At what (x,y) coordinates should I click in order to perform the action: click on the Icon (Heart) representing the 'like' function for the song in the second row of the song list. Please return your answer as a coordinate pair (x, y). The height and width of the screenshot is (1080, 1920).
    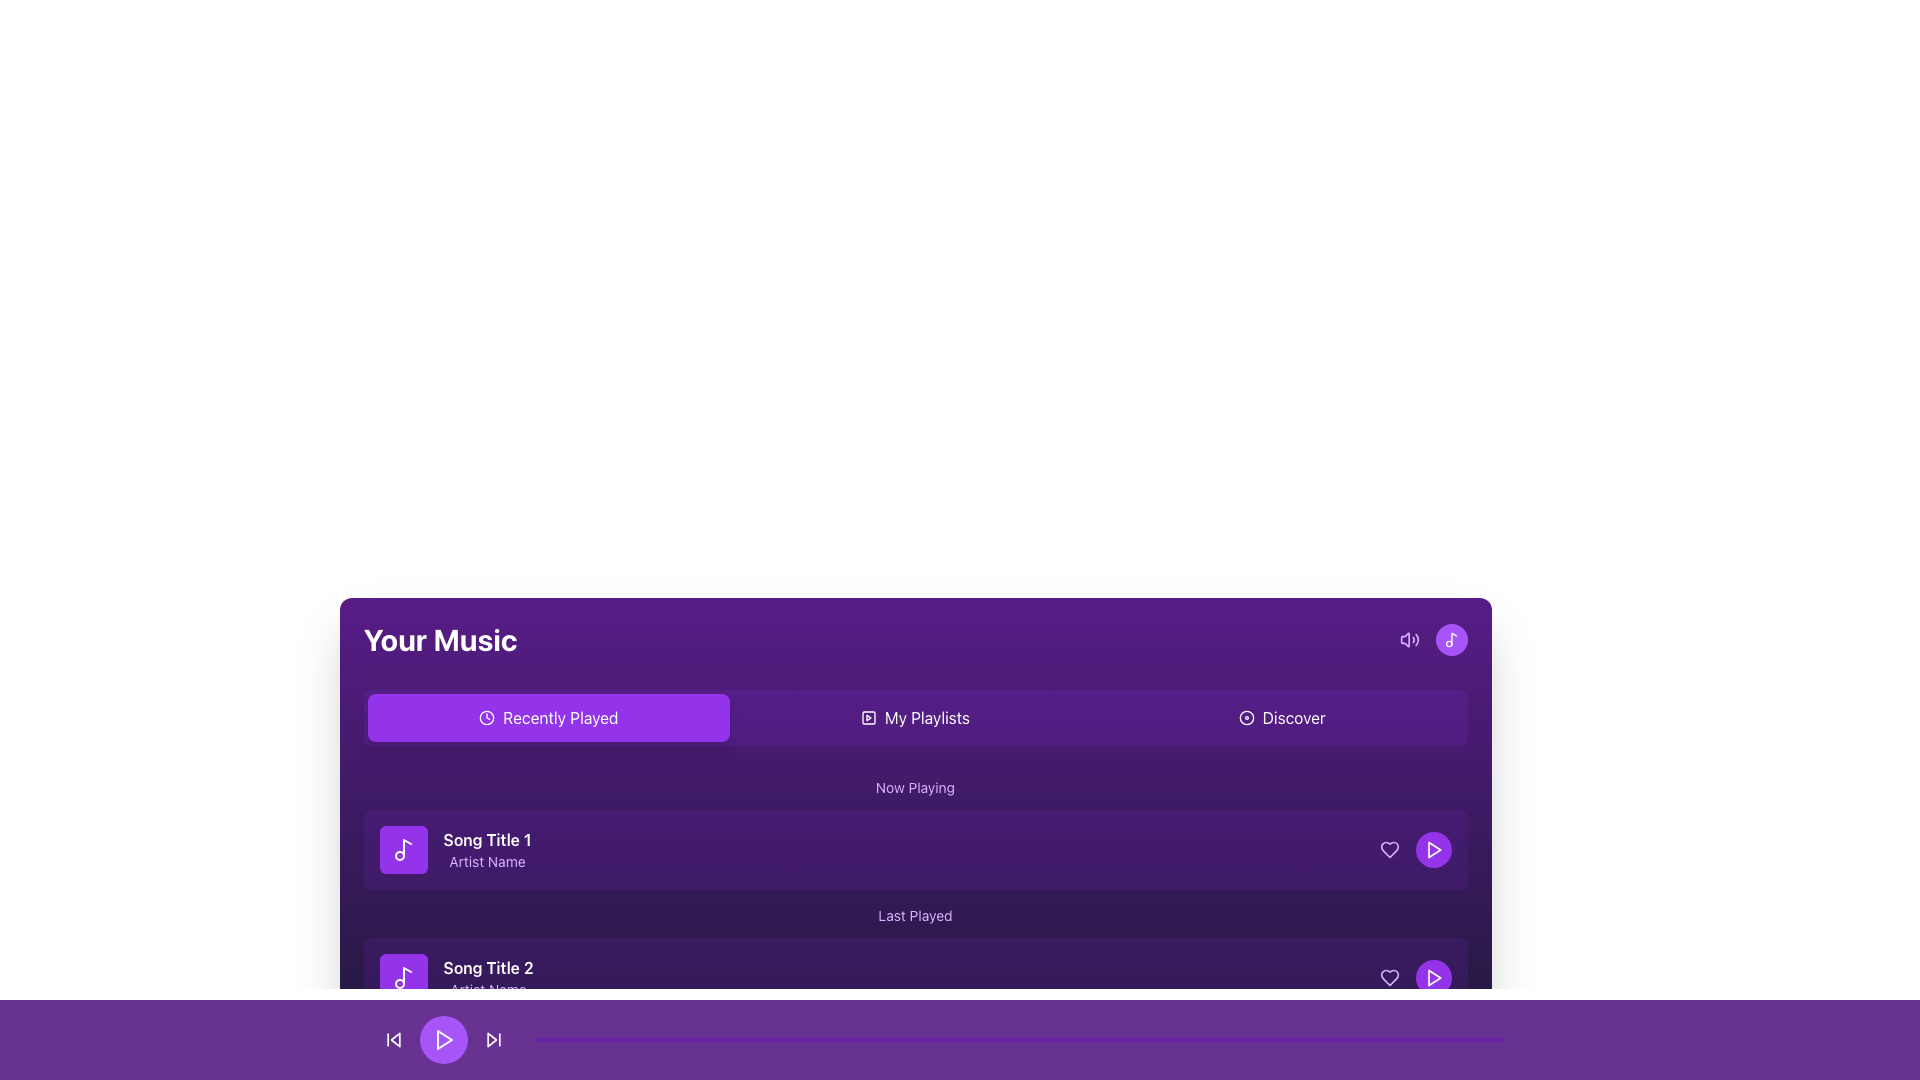
    Looking at the image, I should click on (1388, 849).